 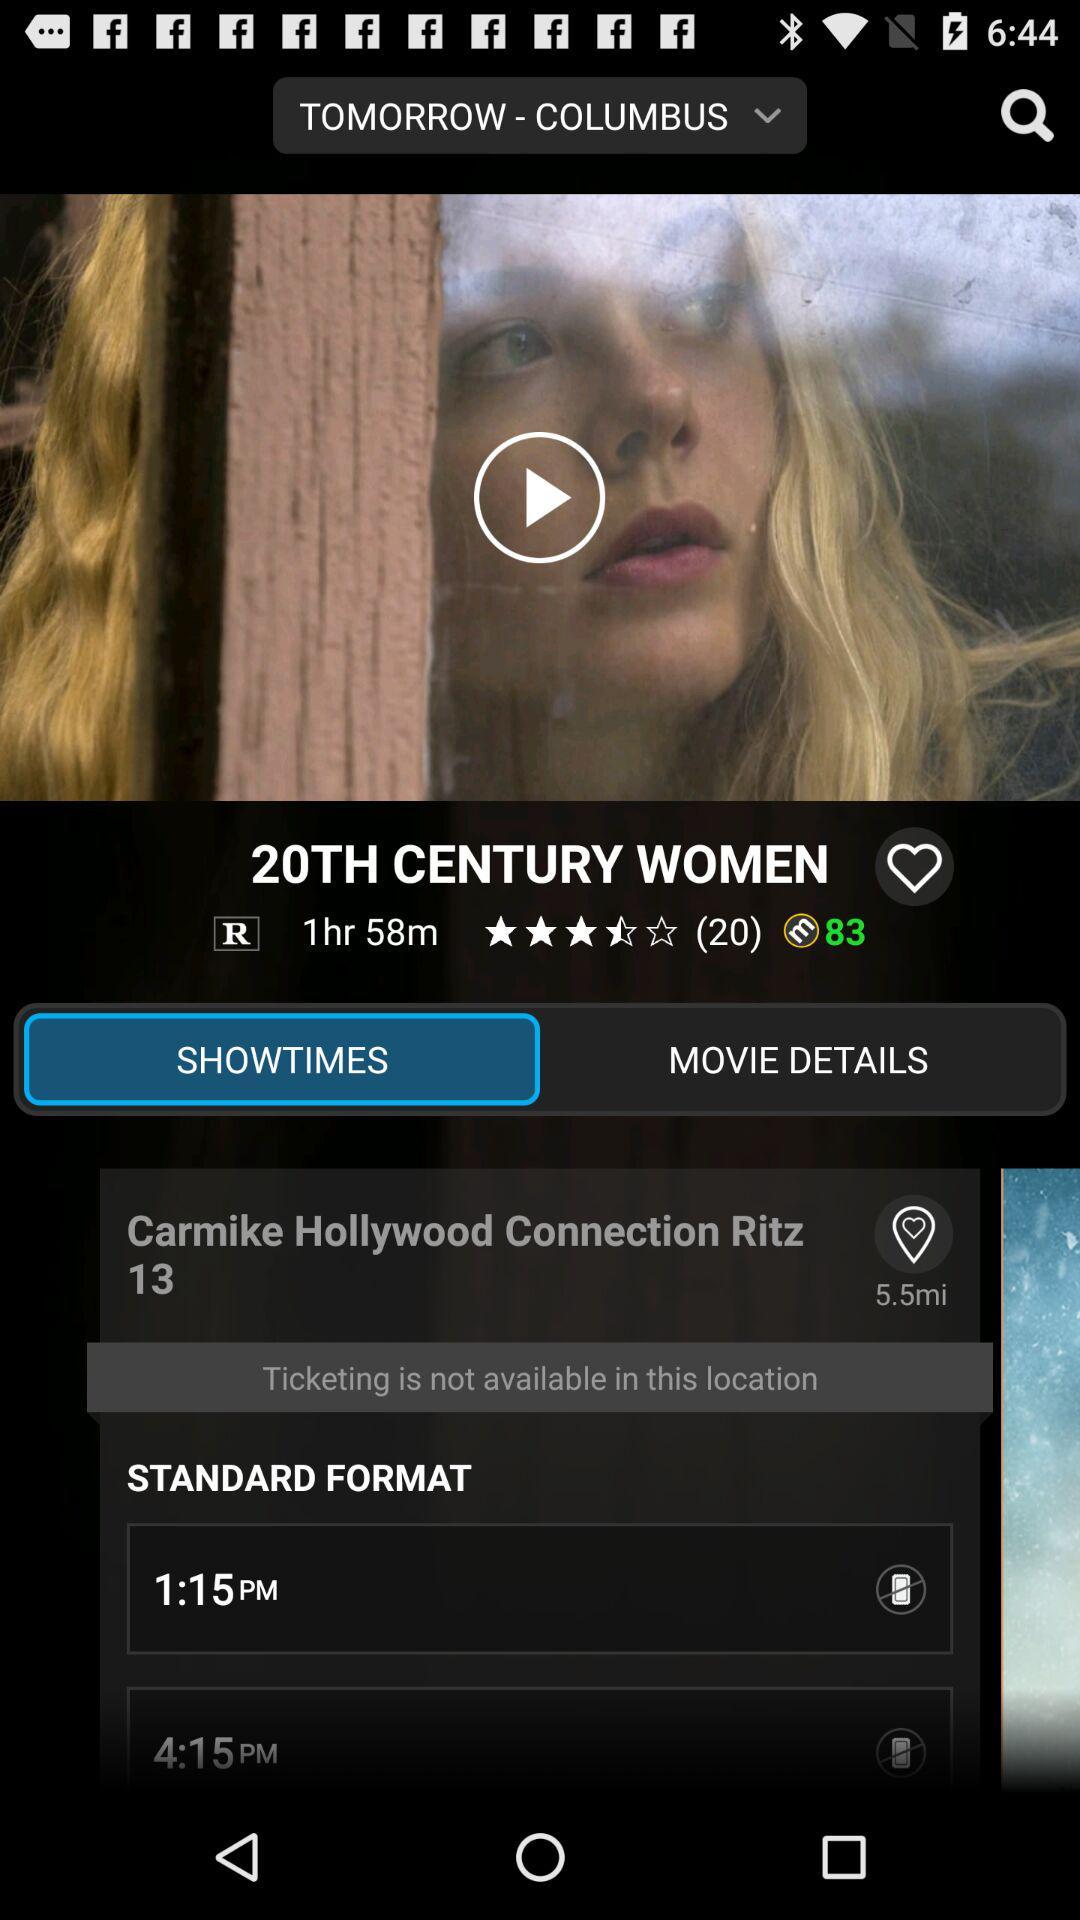 What do you see at coordinates (1027, 122) in the screenshot?
I see `the search icon` at bounding box center [1027, 122].